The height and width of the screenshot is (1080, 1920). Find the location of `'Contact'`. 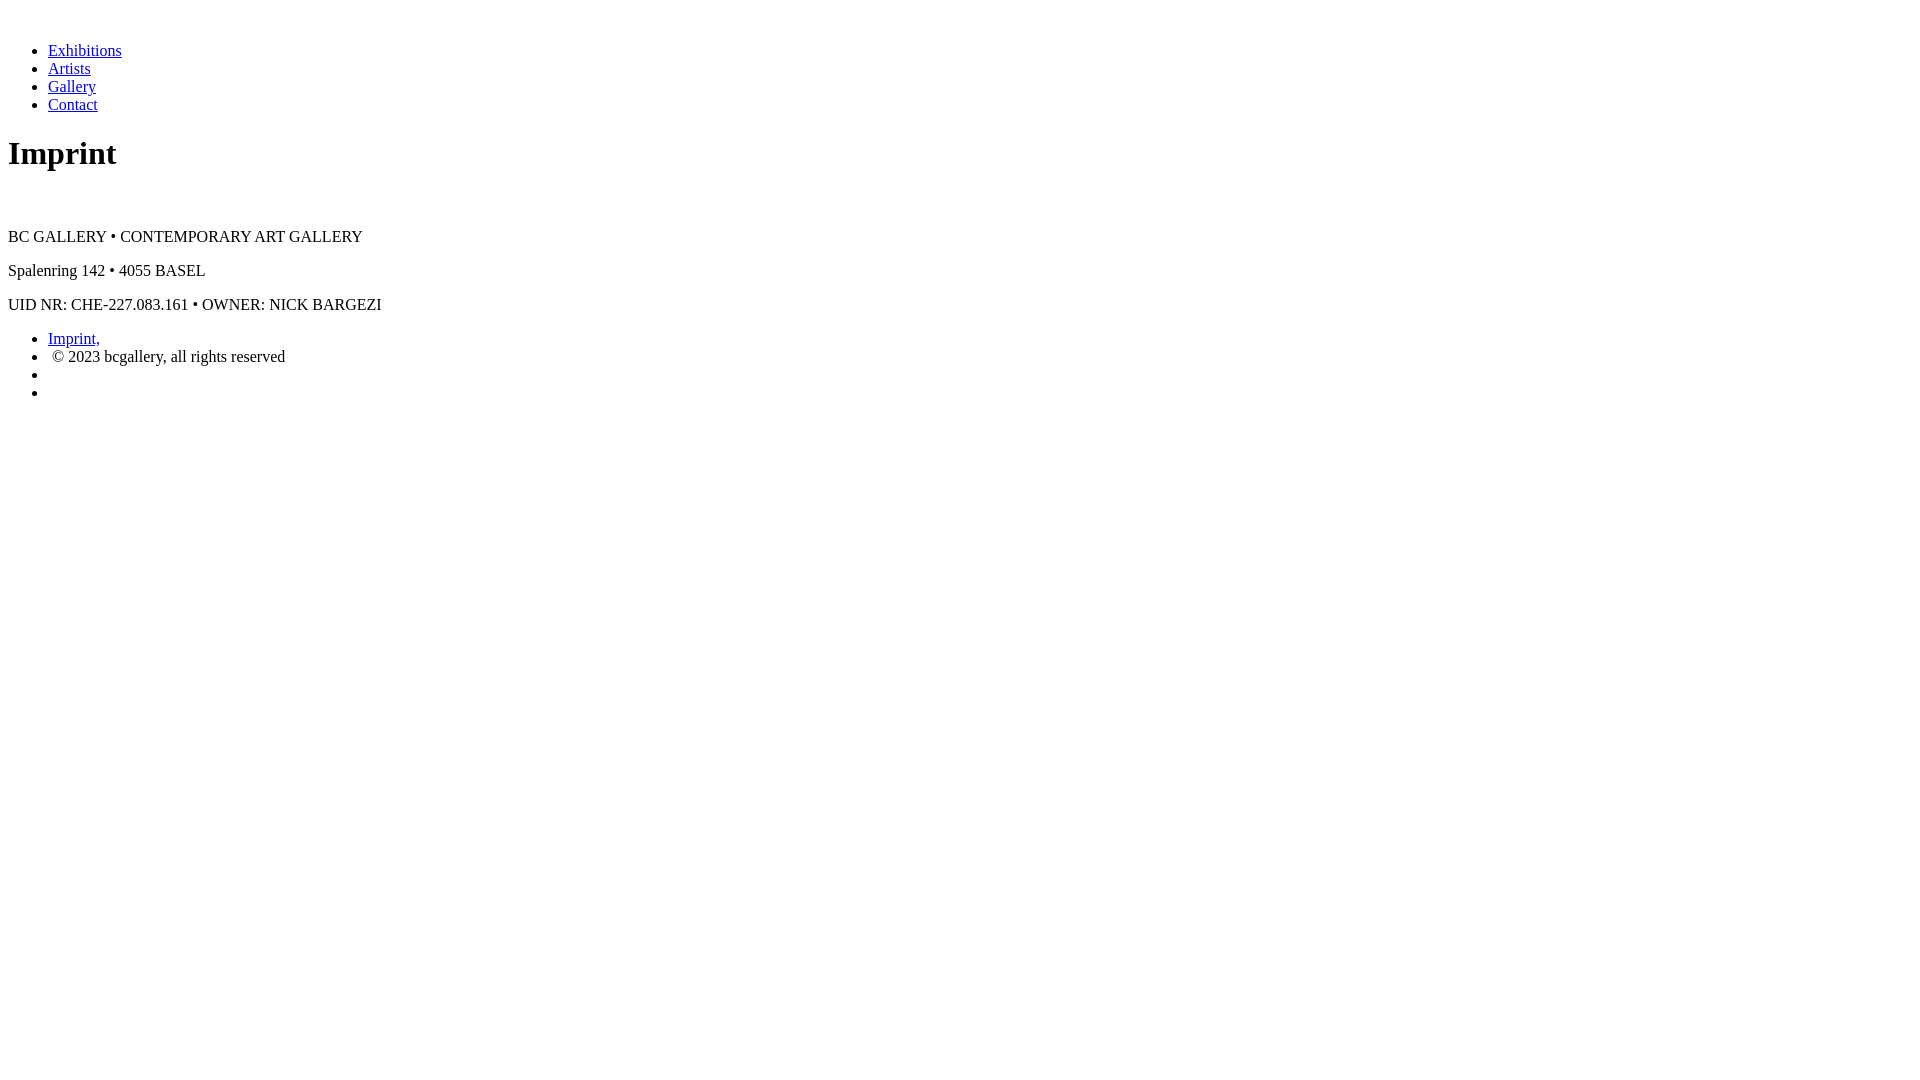

'Contact' is located at coordinates (72, 104).